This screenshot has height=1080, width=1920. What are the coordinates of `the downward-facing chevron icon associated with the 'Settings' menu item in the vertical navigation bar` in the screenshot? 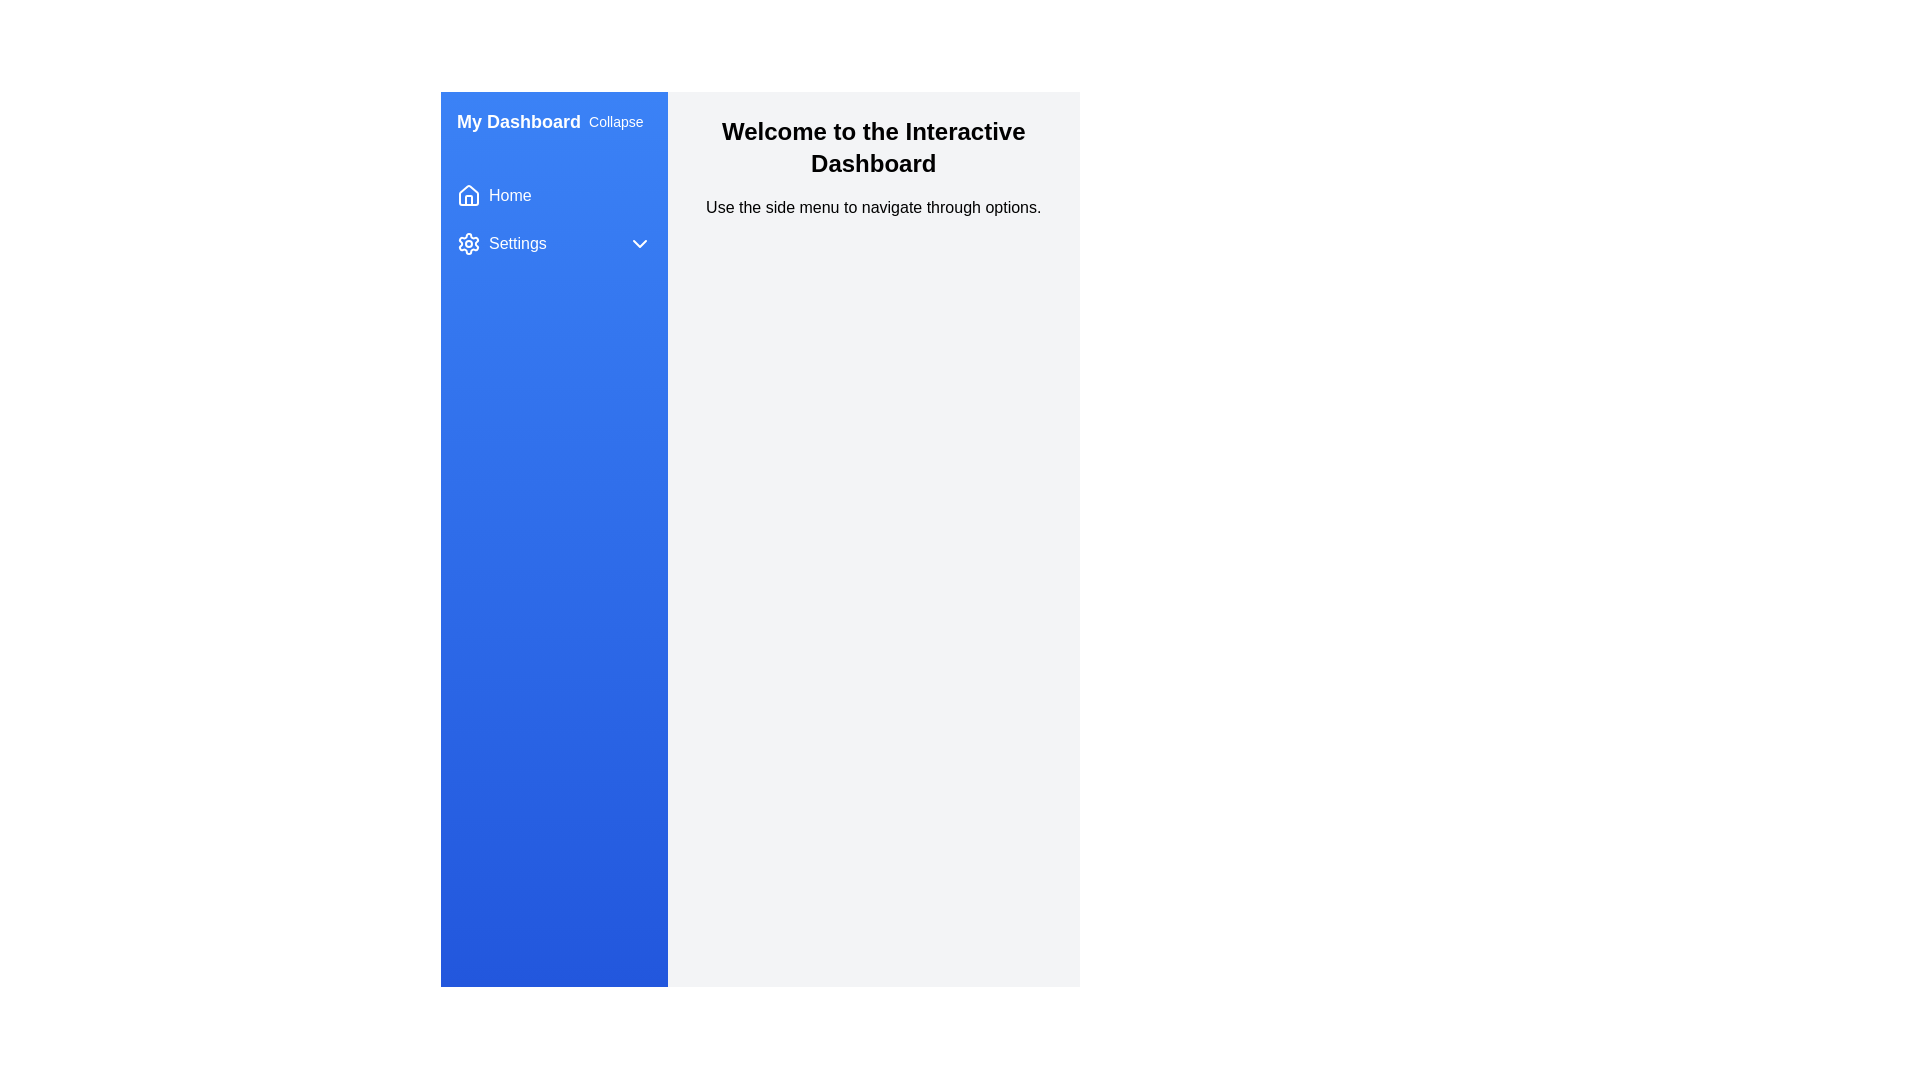 It's located at (638, 242).